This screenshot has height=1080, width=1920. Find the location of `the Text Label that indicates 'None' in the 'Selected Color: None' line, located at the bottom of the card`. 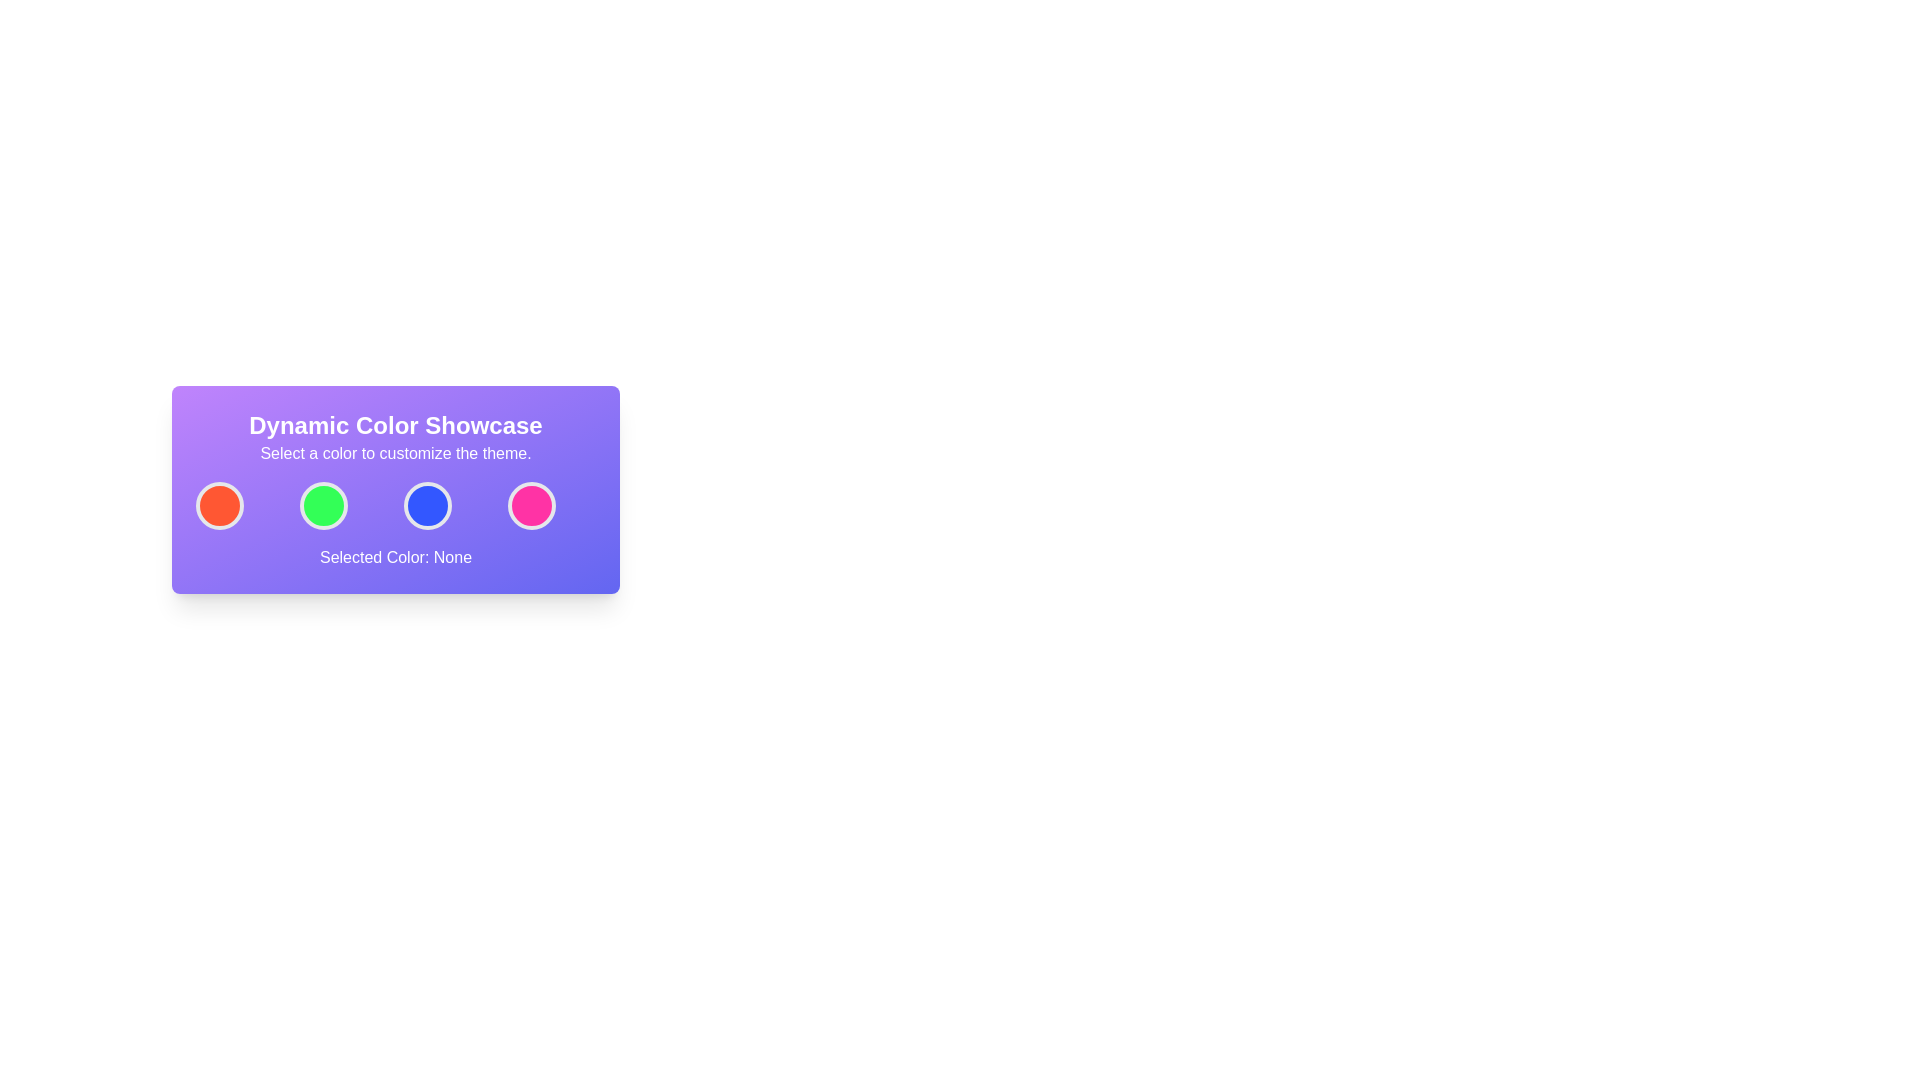

the Text Label that indicates 'None' in the 'Selected Color: None' line, located at the bottom of the card is located at coordinates (451, 557).